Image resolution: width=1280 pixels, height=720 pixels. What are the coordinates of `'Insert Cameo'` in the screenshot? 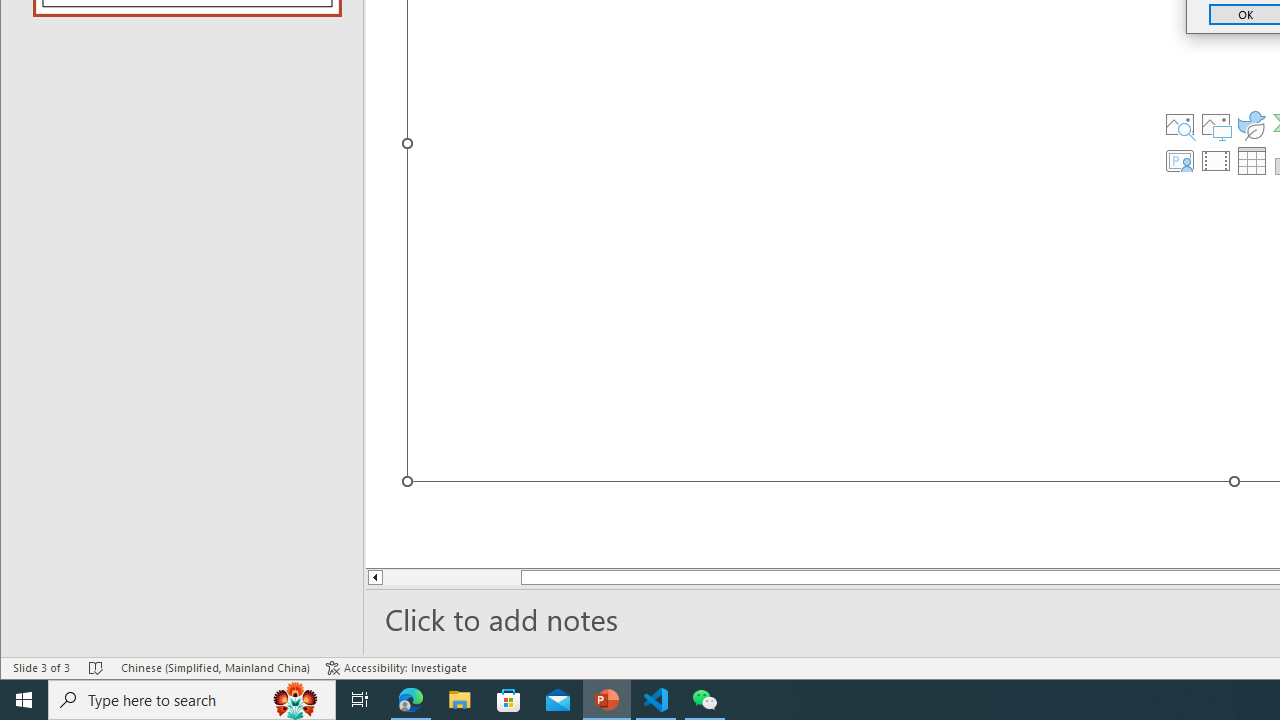 It's located at (1179, 159).